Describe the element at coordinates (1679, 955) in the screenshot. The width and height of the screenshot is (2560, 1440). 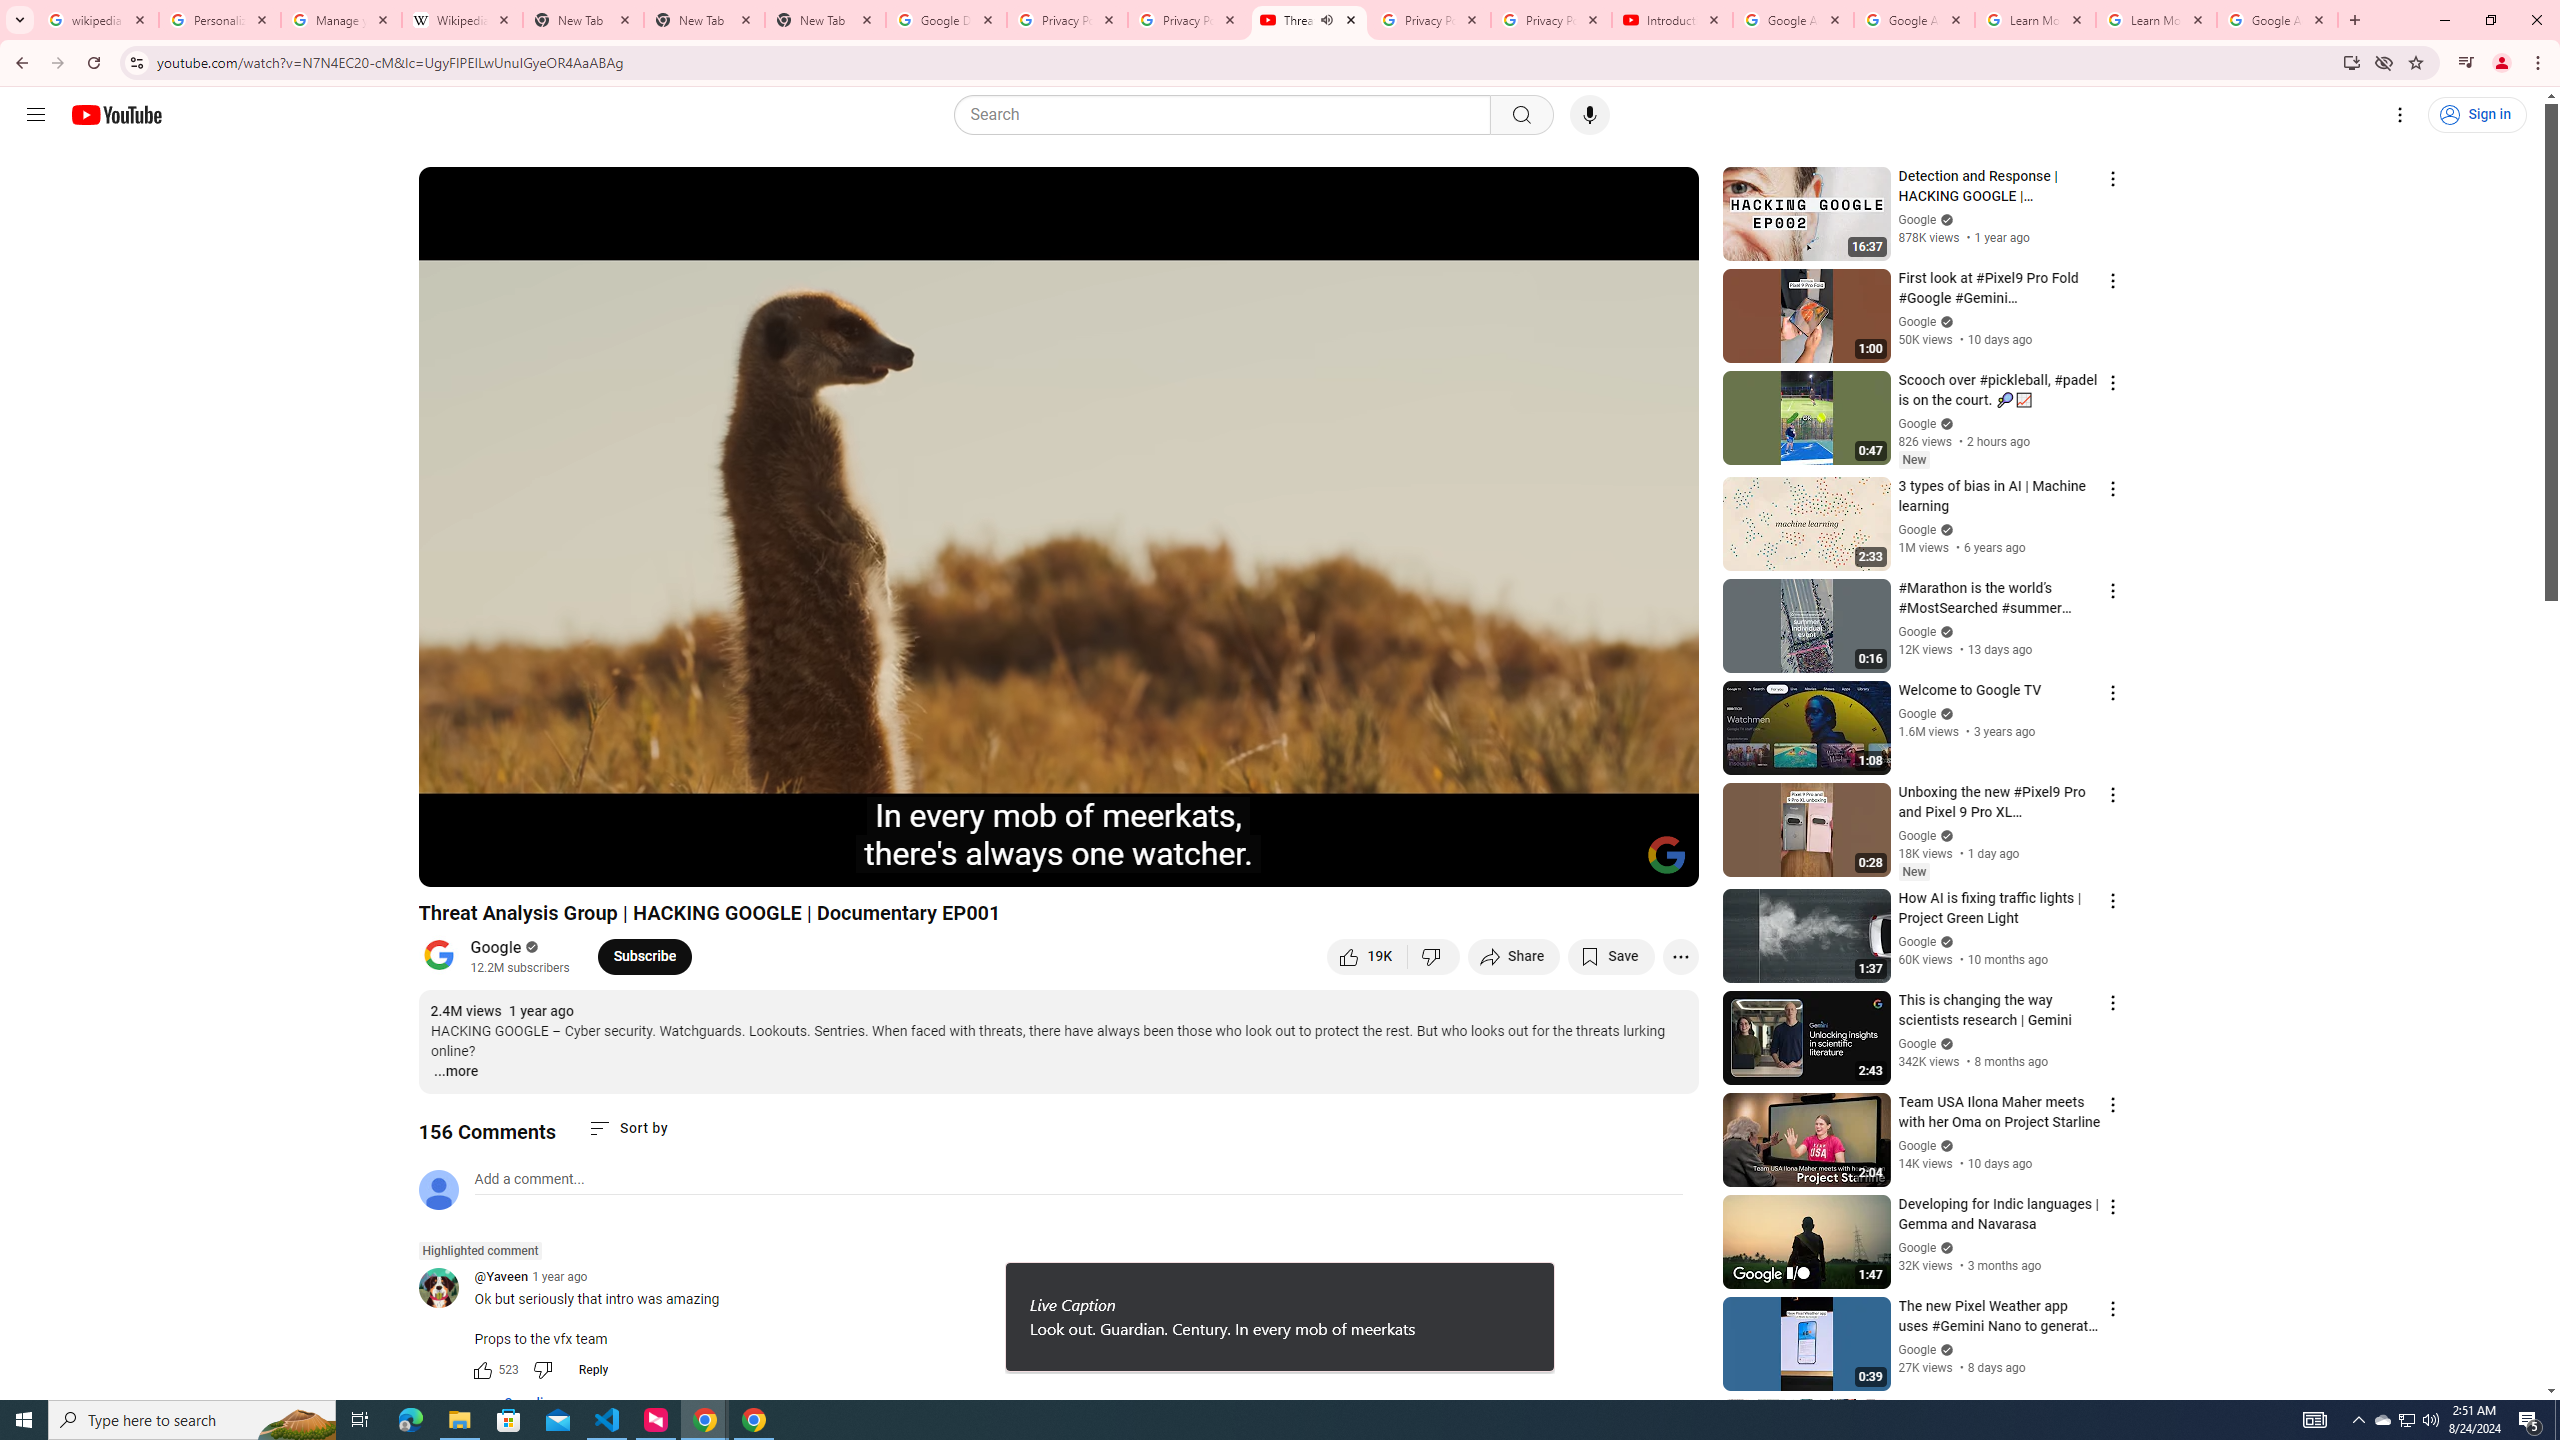
I see `'More actions'` at that location.